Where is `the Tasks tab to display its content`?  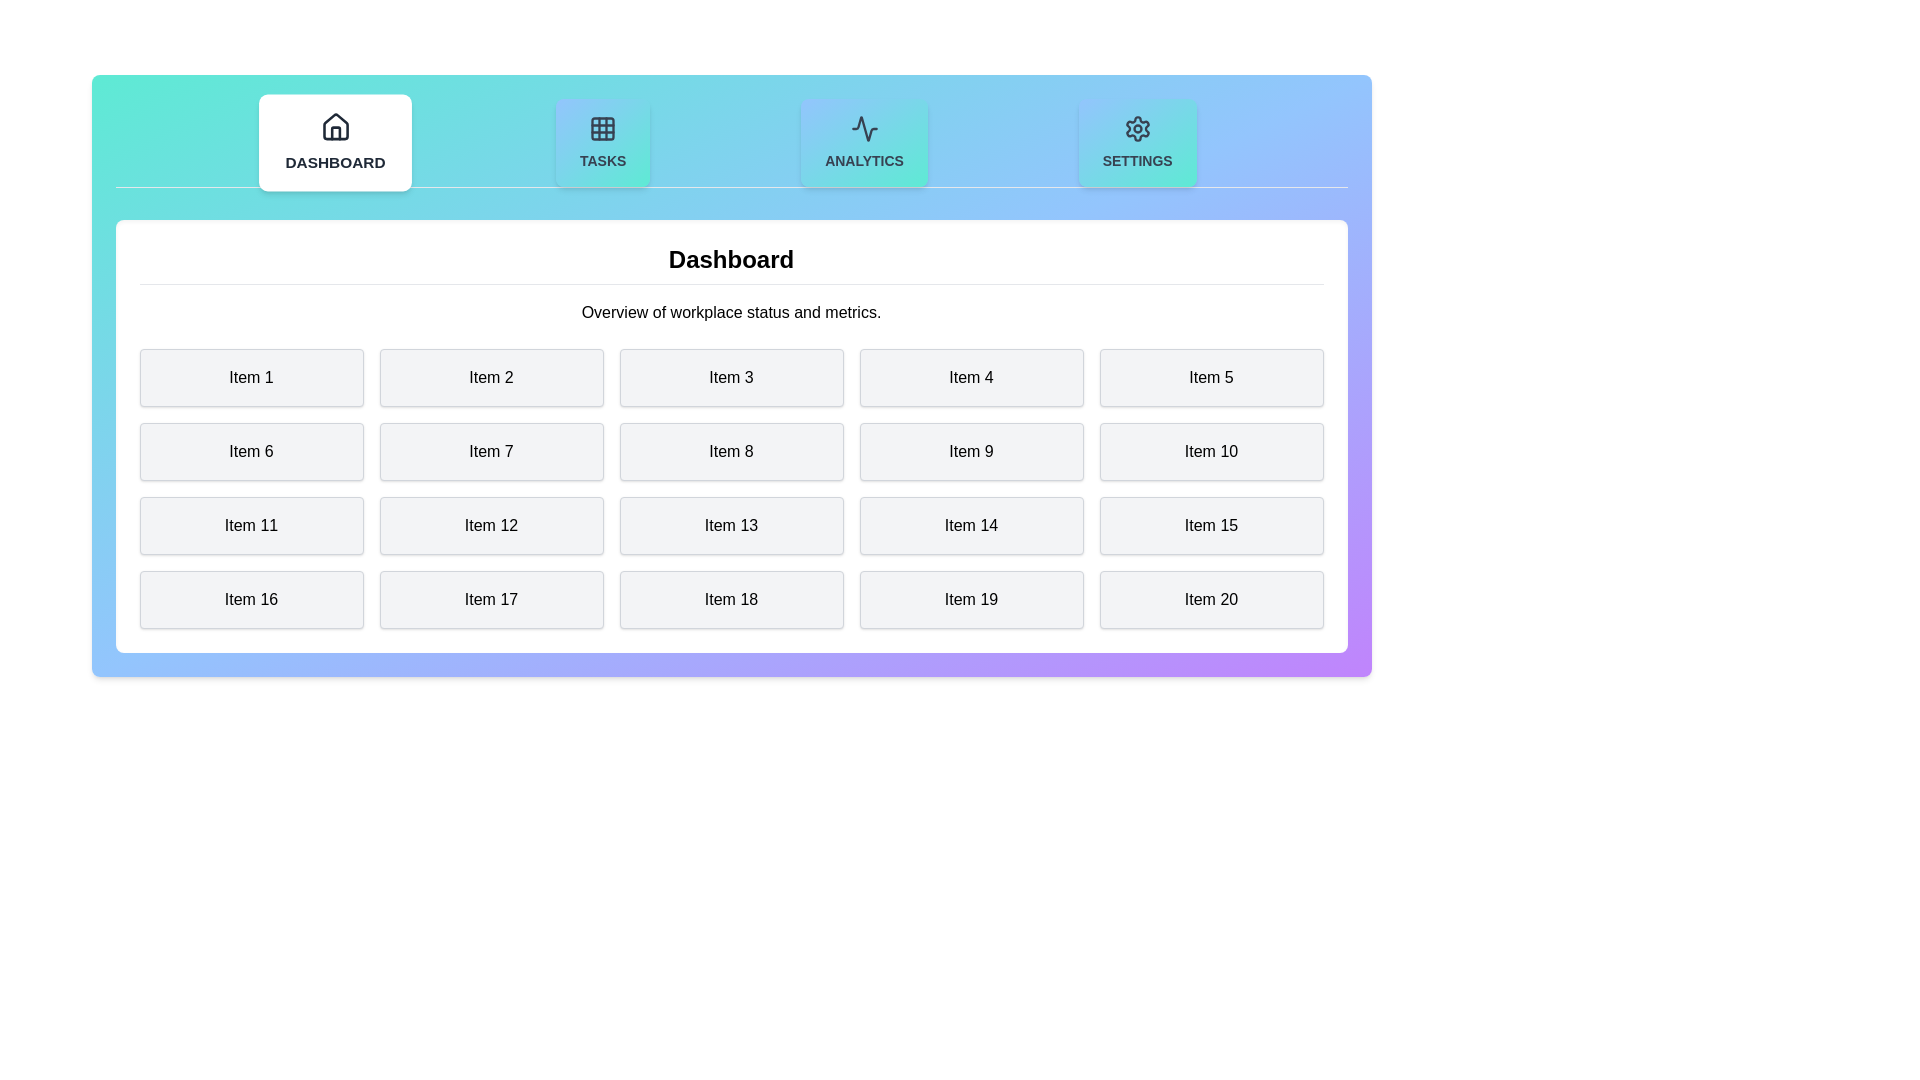
the Tasks tab to display its content is located at coordinates (602, 141).